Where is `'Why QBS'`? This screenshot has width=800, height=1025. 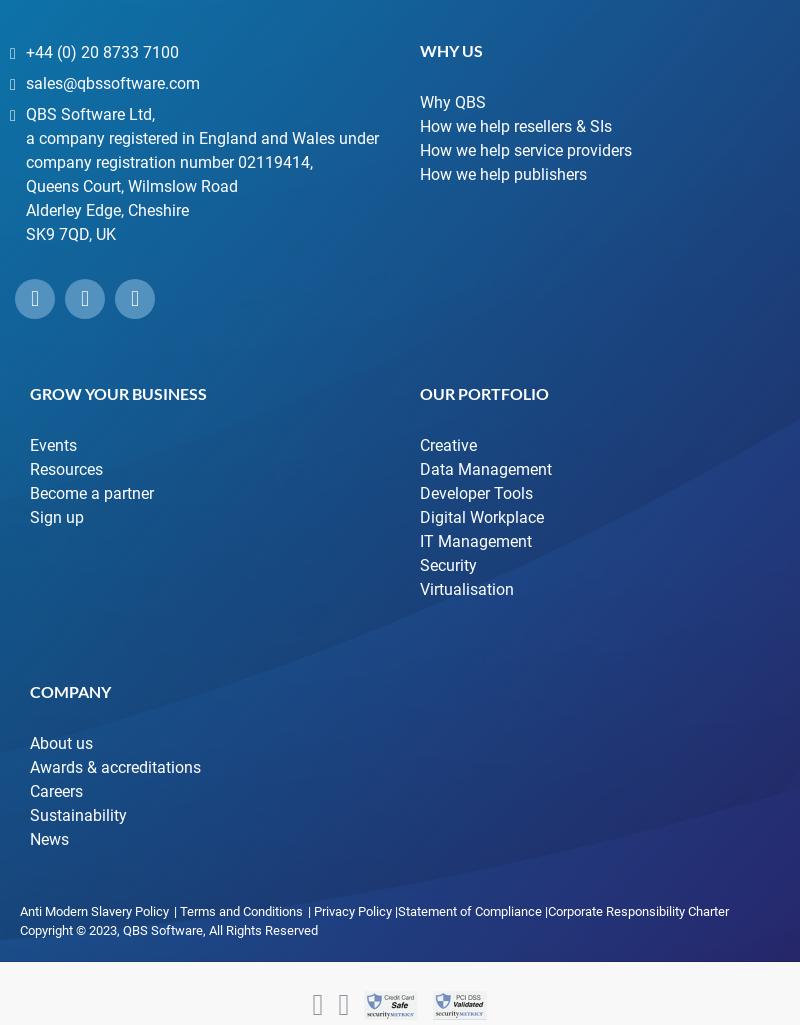 'Why QBS' is located at coordinates (452, 101).